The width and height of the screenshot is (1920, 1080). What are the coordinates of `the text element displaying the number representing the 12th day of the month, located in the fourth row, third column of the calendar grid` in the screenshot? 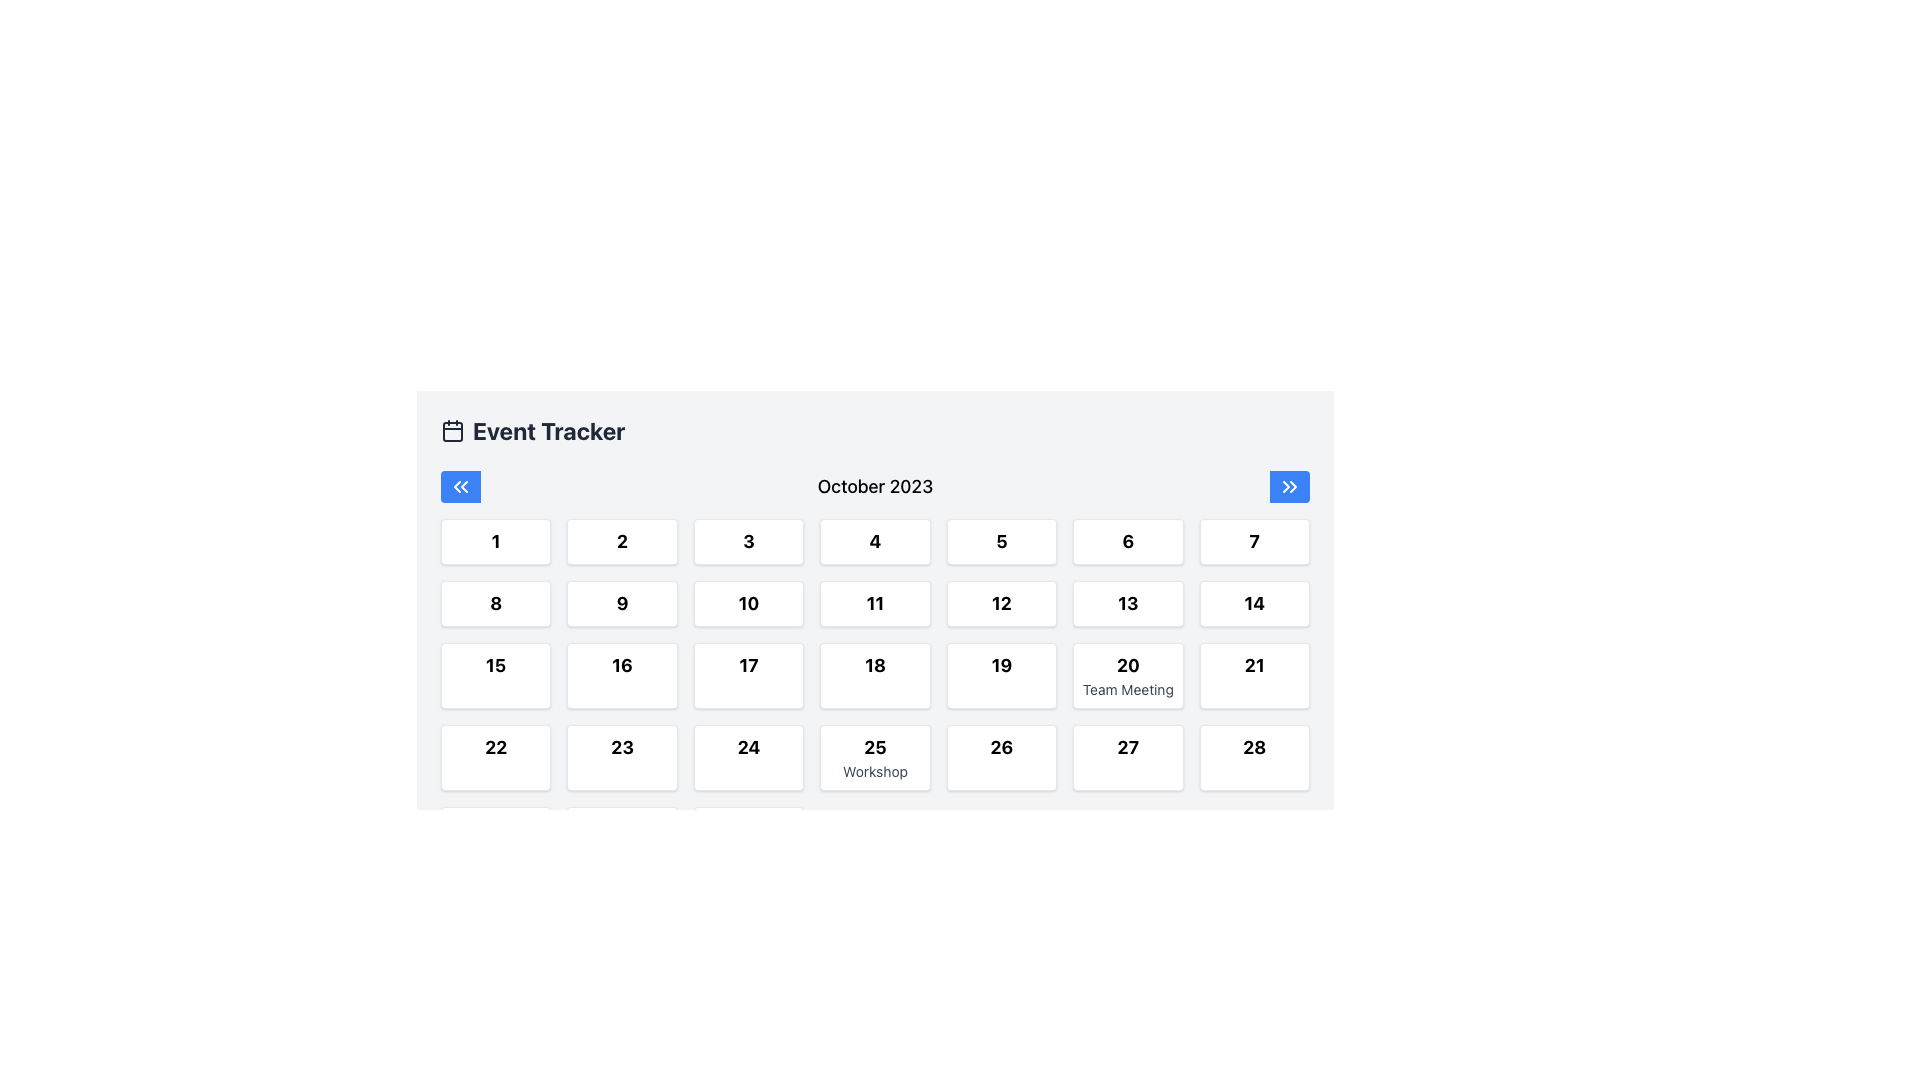 It's located at (1001, 603).